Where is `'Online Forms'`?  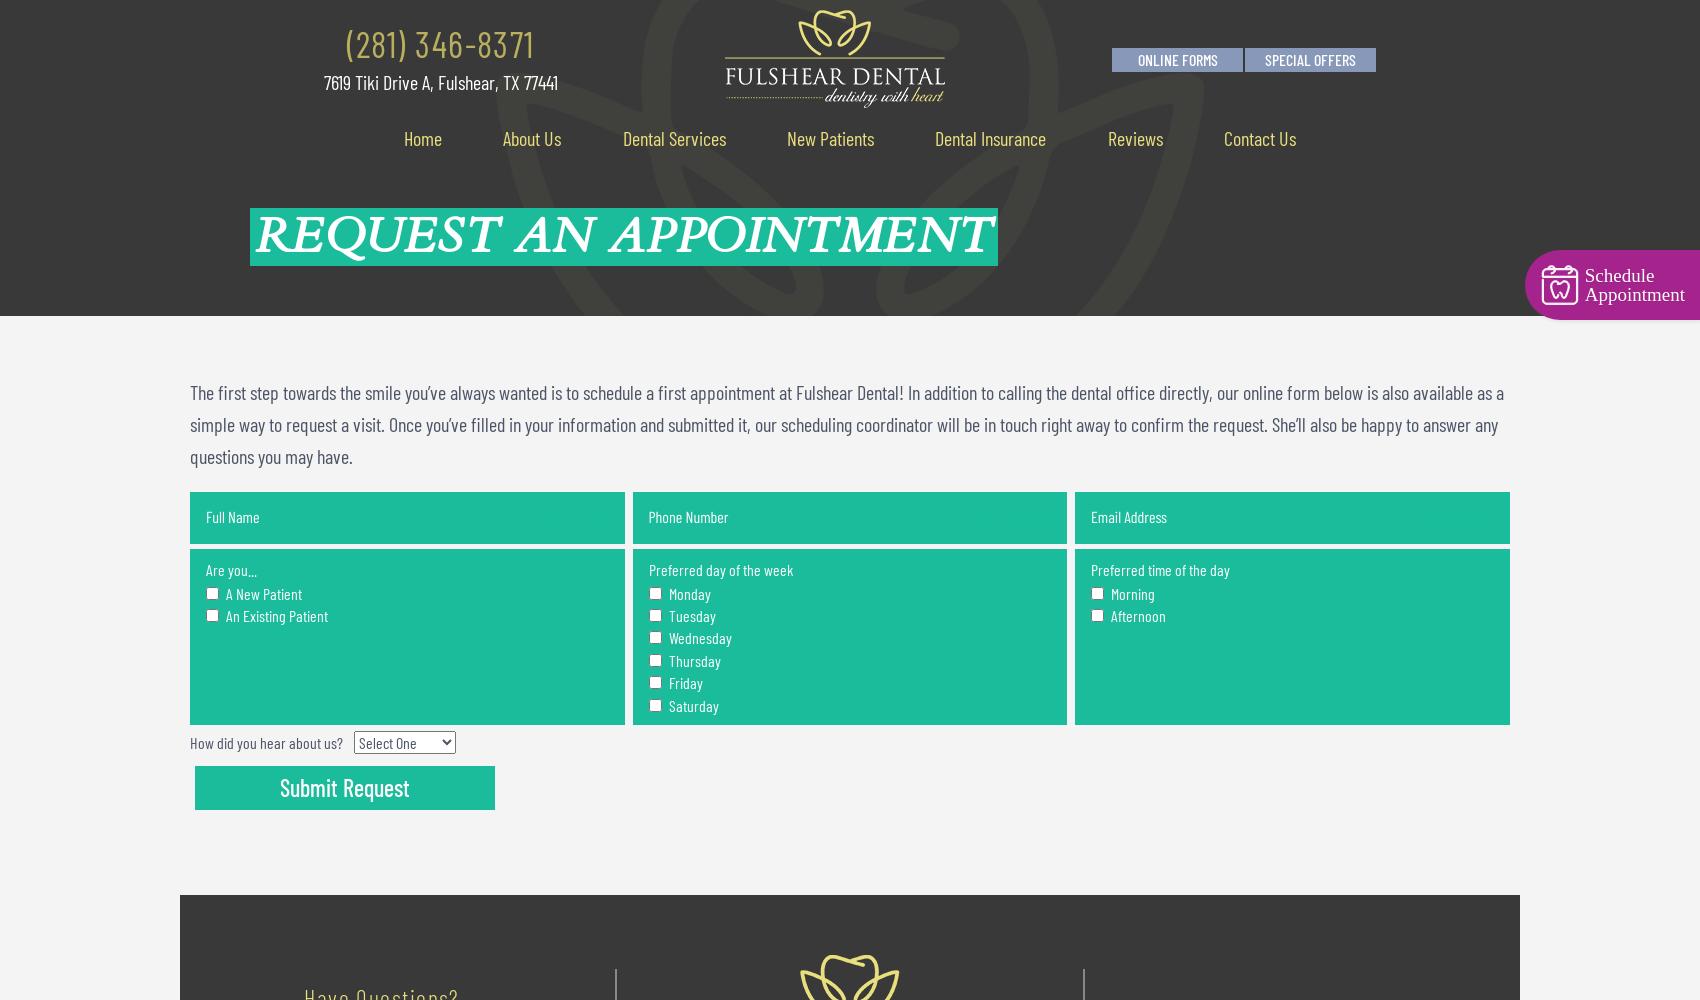 'Online Forms' is located at coordinates (1176, 59).